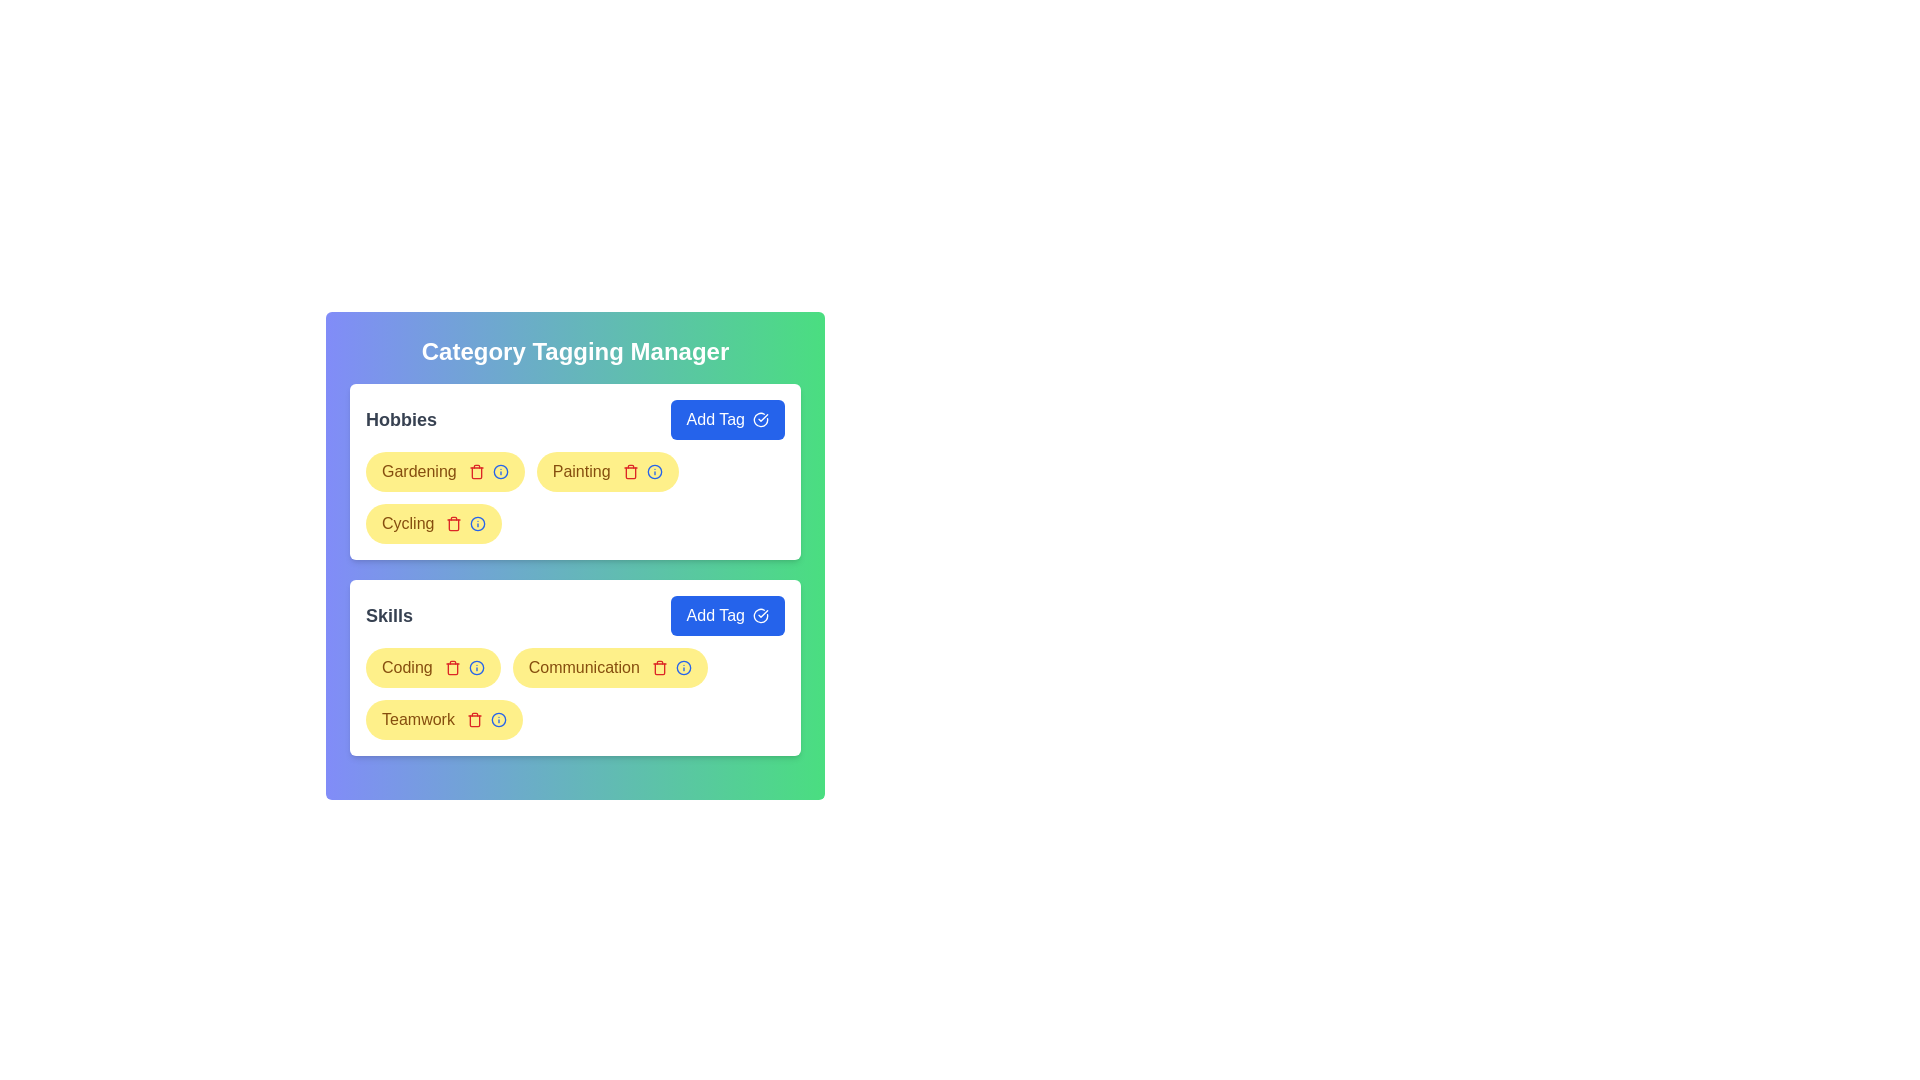  What do you see at coordinates (500, 471) in the screenshot?
I see `the small blue circular icon adjacent to the 'Gardening' label within the yellow rounded badge` at bounding box center [500, 471].